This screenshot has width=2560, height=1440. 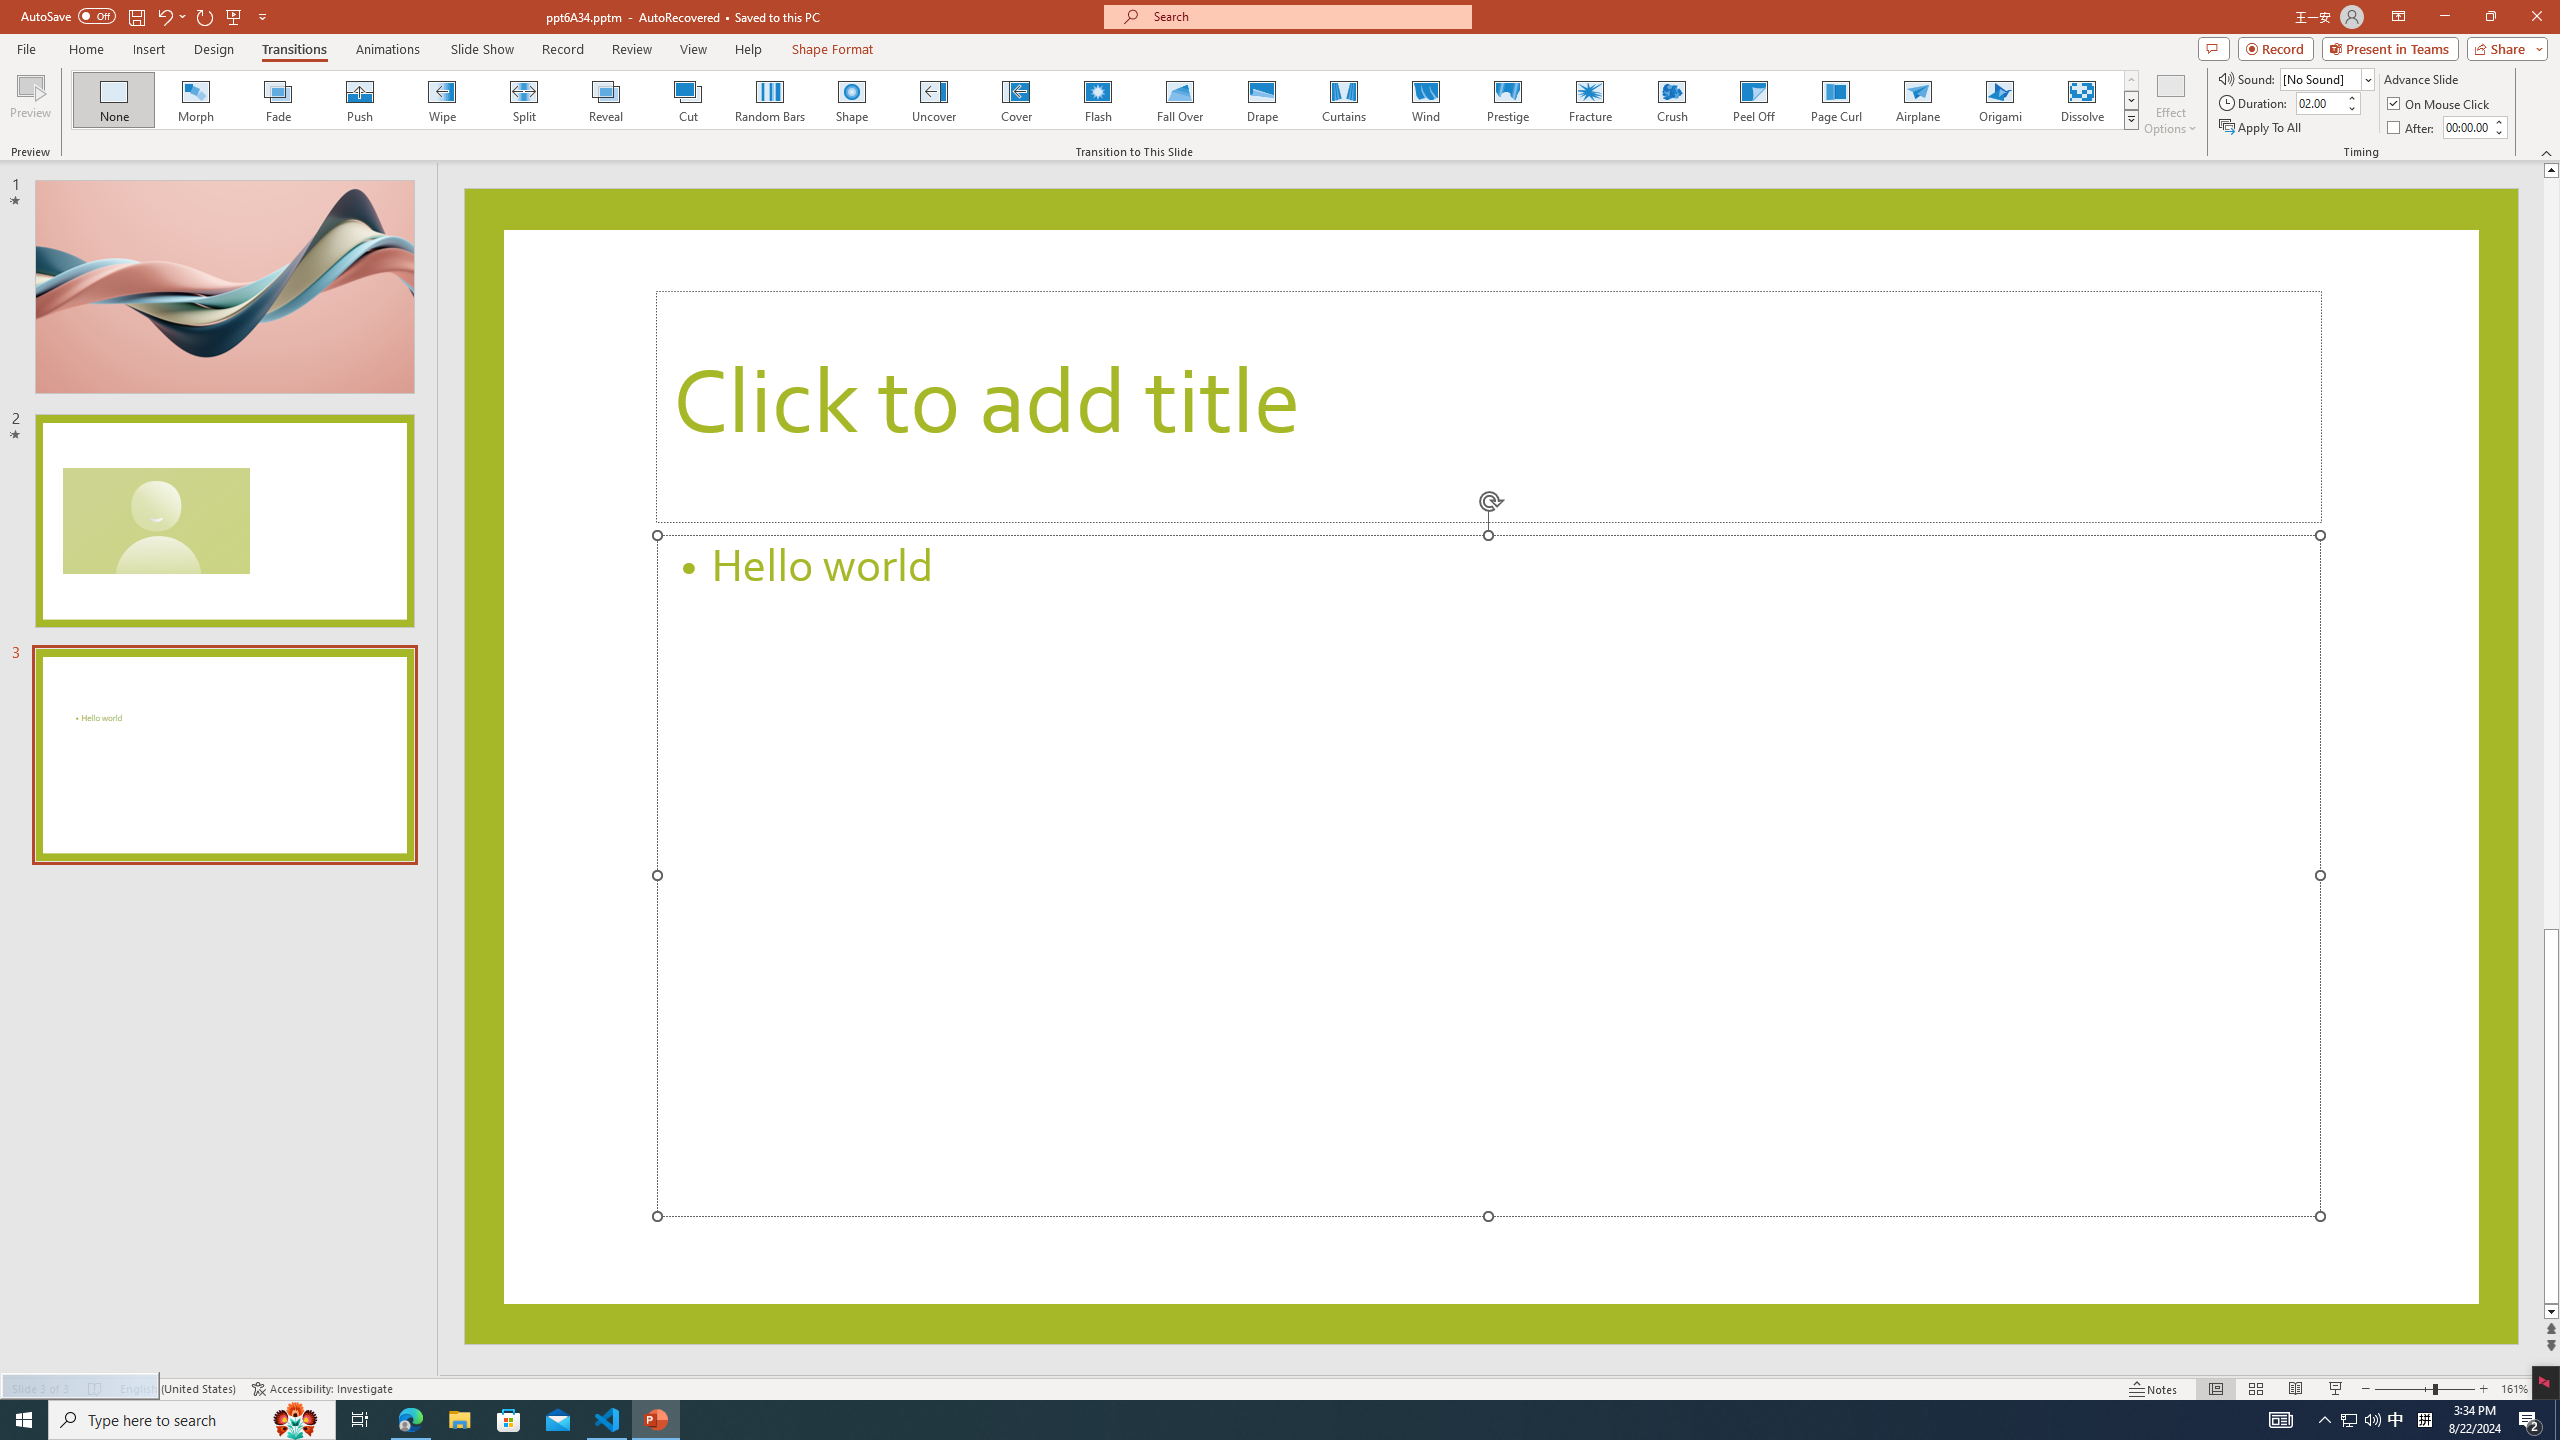 I want to click on 'More', so click(x=2498, y=120).